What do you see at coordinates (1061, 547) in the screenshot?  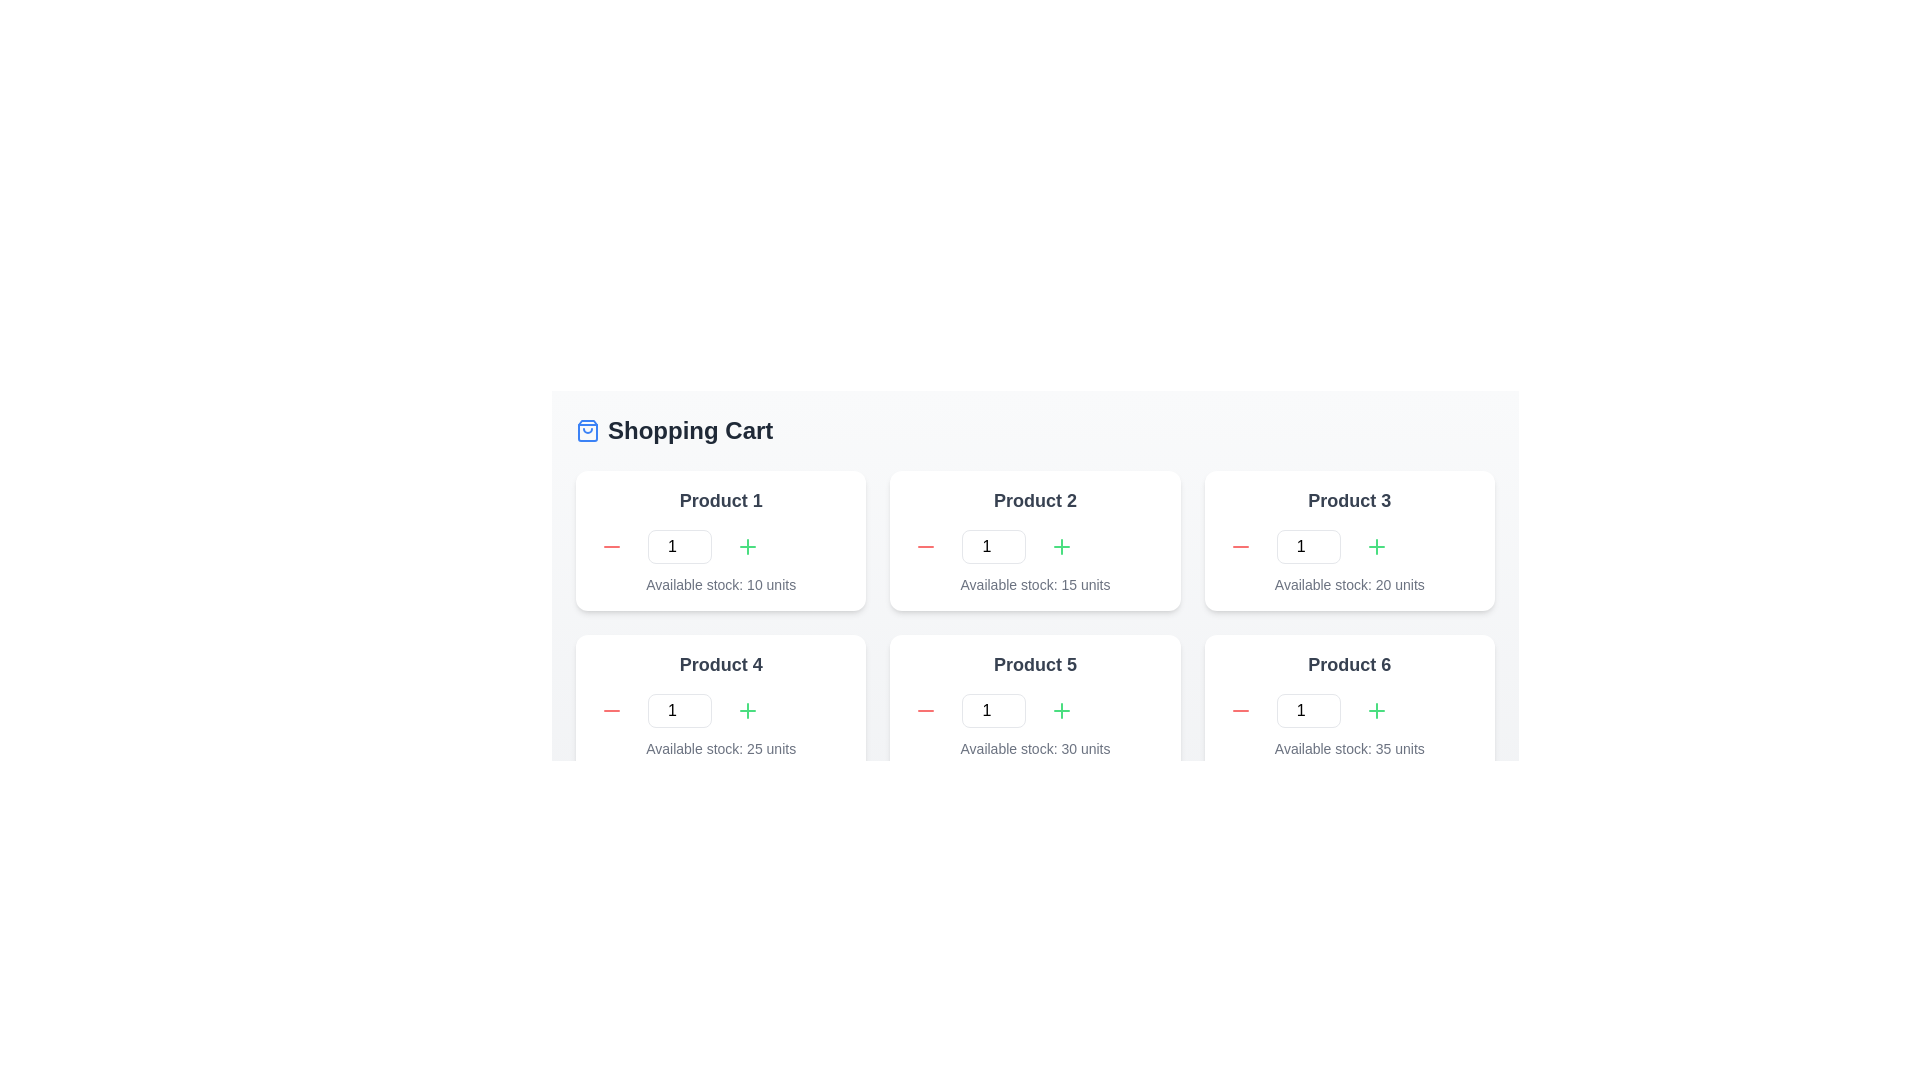 I see `the green circle-shaped button with a white plus icon, located to the right of the numeric input field at the bottom-right of the 'Product 2' card, to increment the value in the adjacent input box` at bounding box center [1061, 547].